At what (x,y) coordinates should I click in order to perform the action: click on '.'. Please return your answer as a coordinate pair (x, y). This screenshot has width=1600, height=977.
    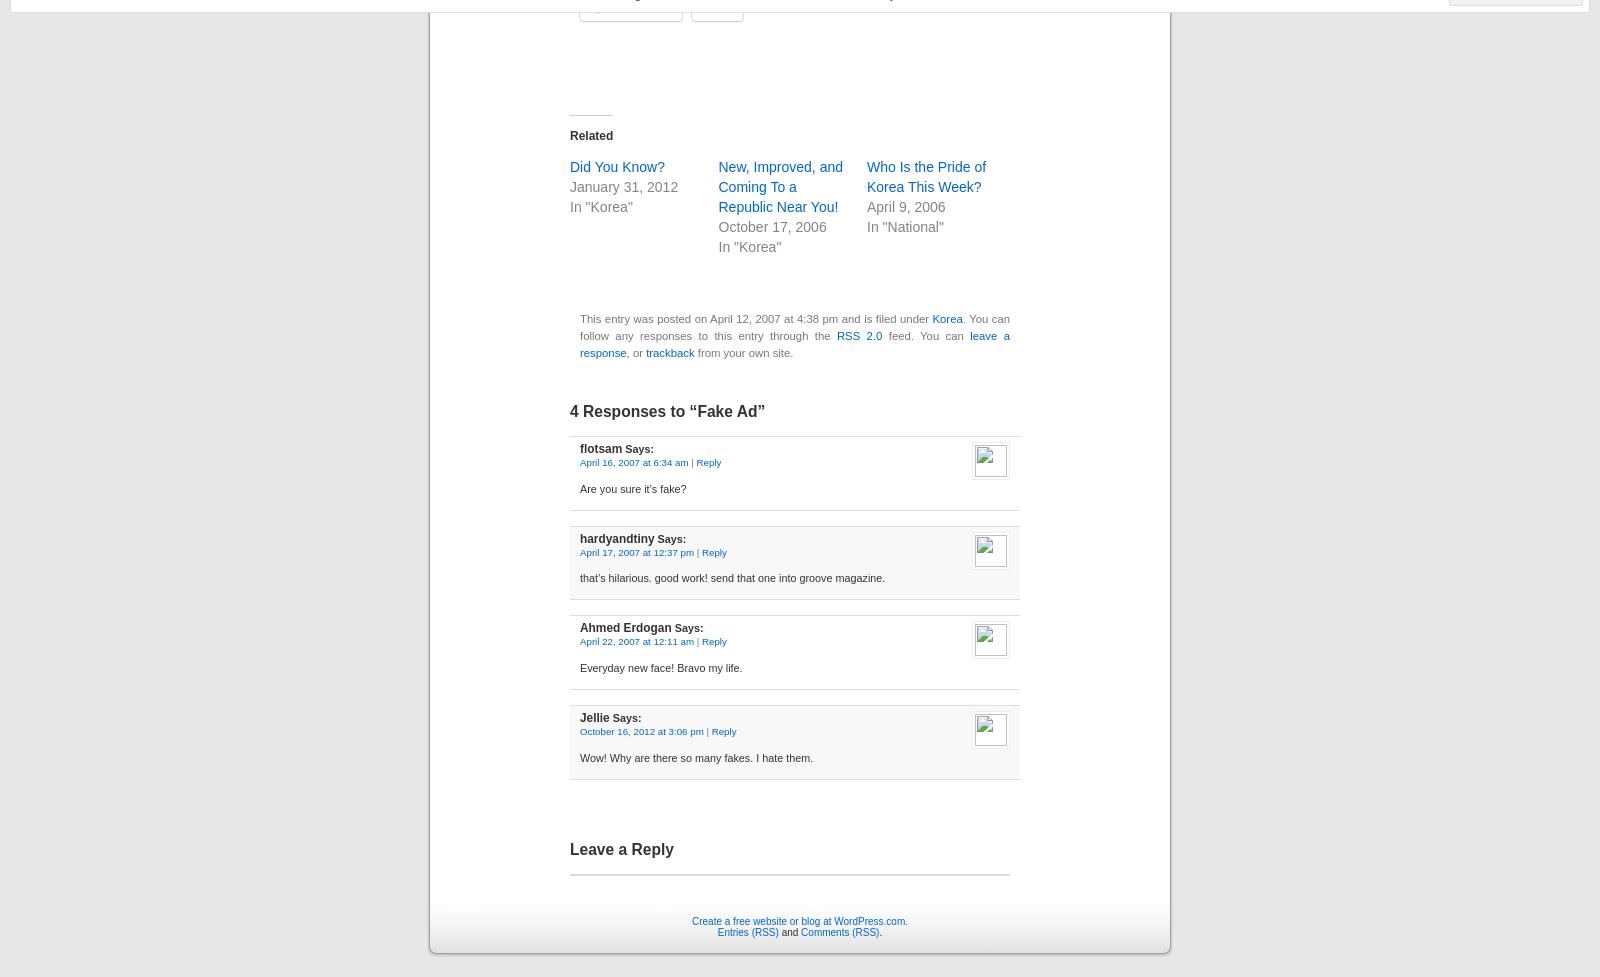
    Looking at the image, I should click on (878, 931).